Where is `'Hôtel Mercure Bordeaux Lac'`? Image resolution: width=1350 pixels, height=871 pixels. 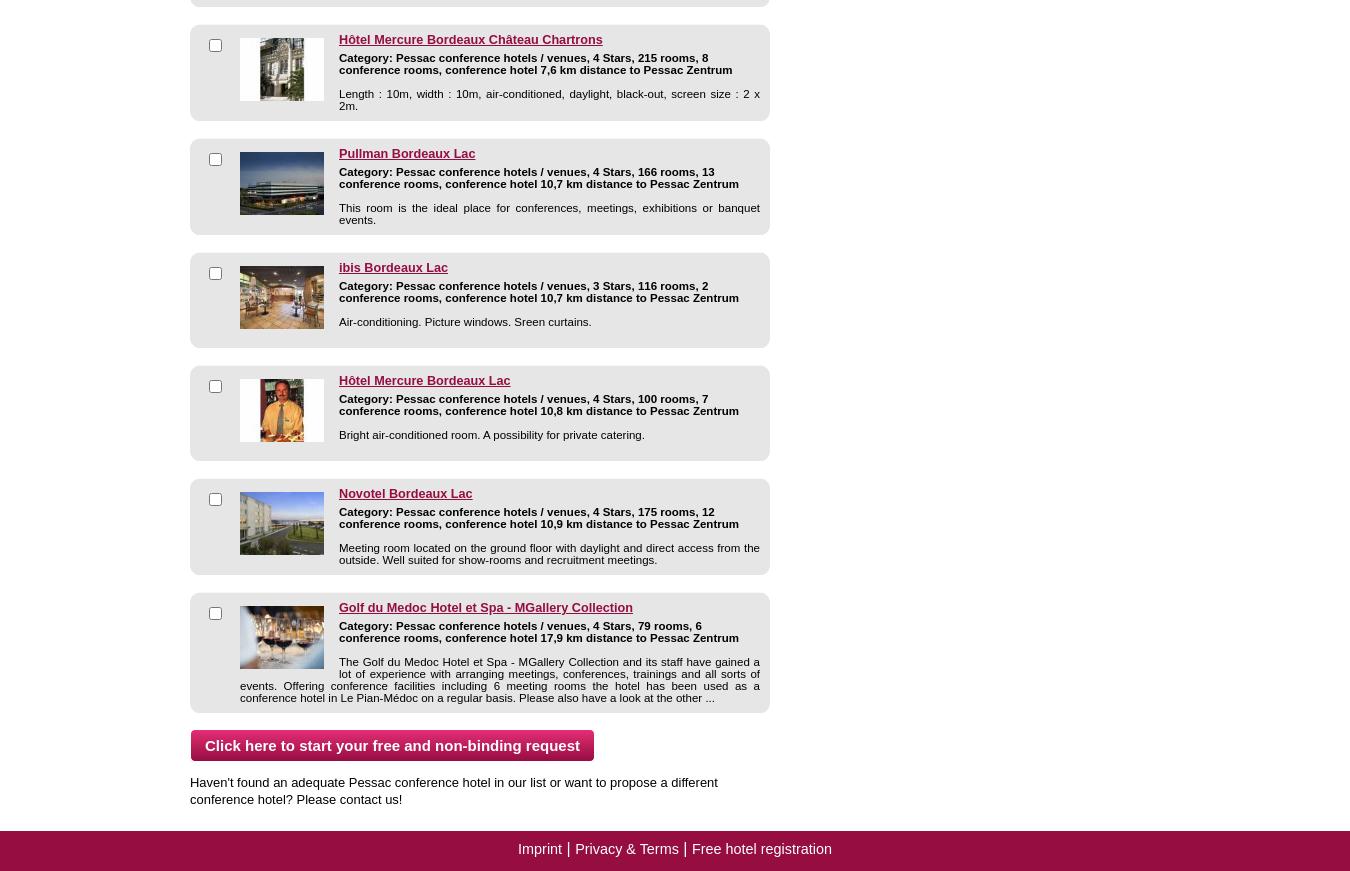
'Hôtel Mercure Bordeaux Lac' is located at coordinates (424, 379).